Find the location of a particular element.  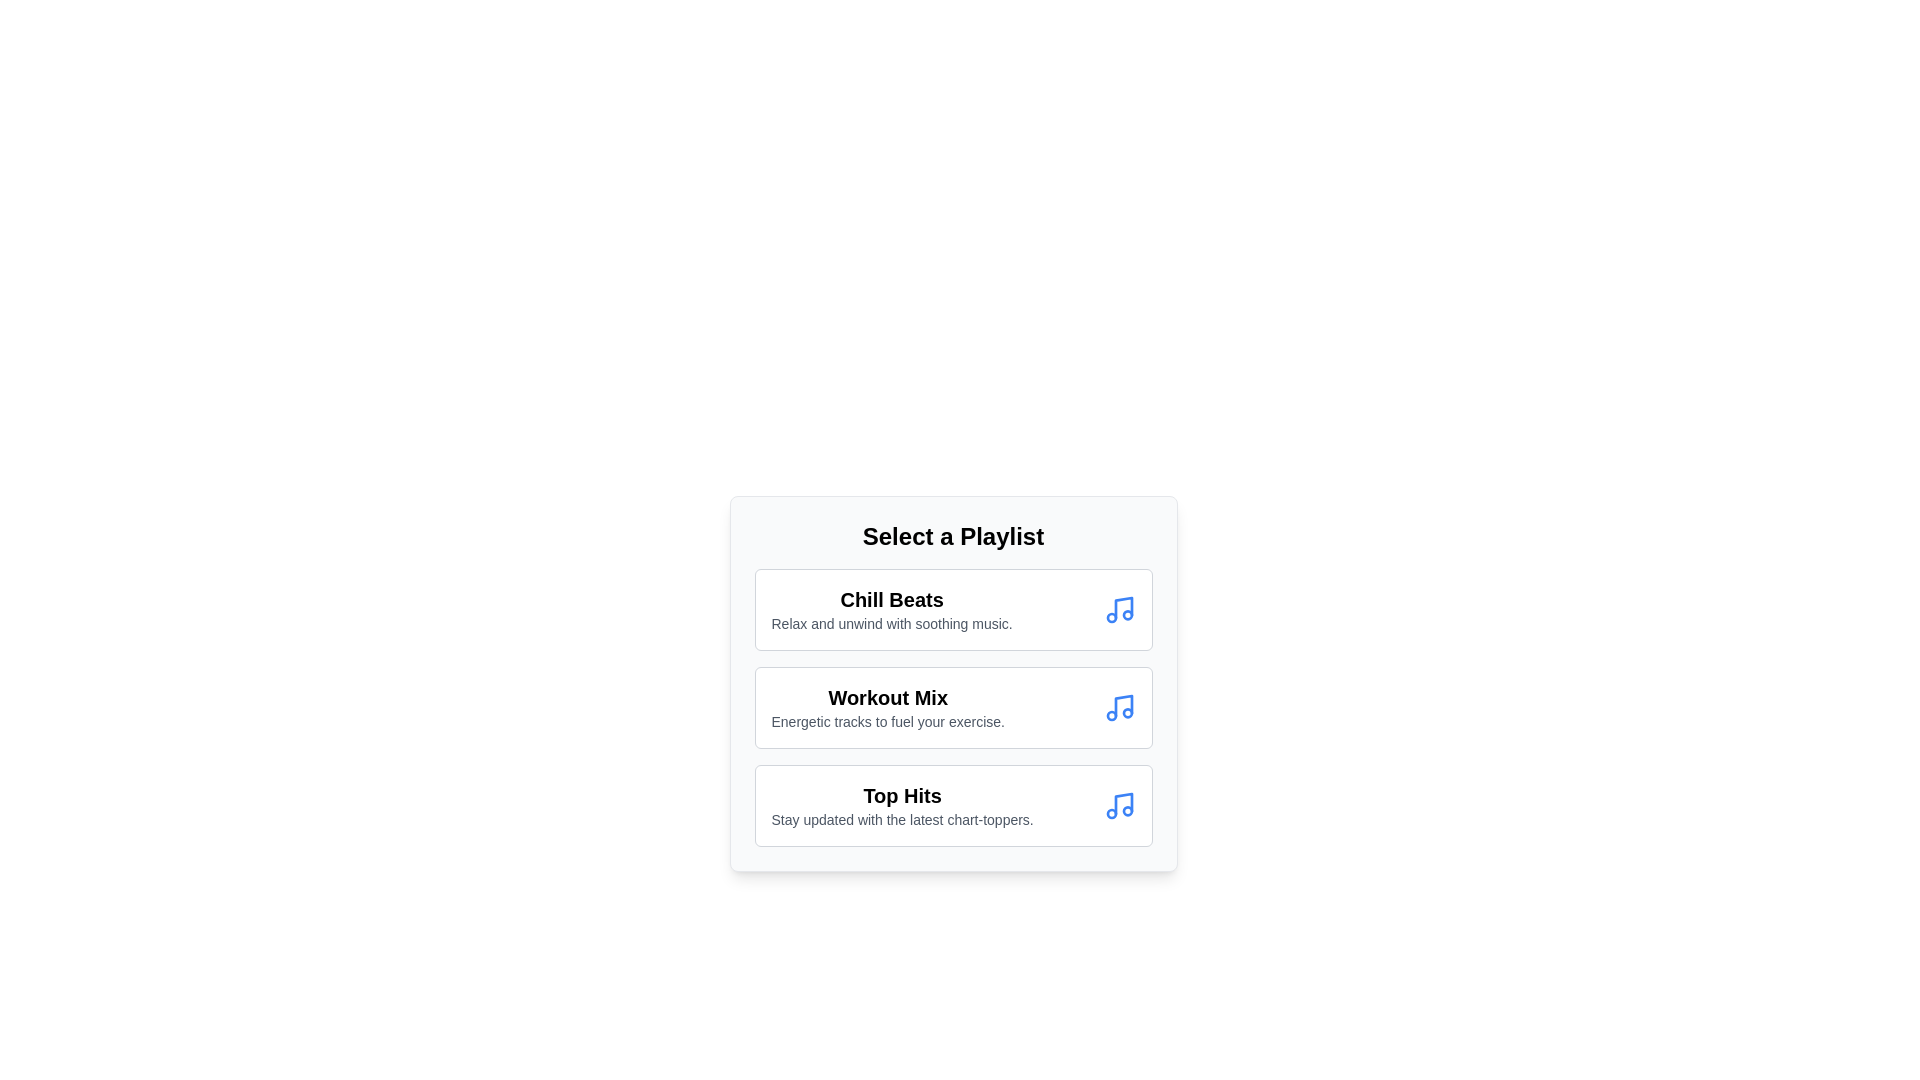

the 'Workout Mix' playlist card, which is the second item is located at coordinates (952, 707).